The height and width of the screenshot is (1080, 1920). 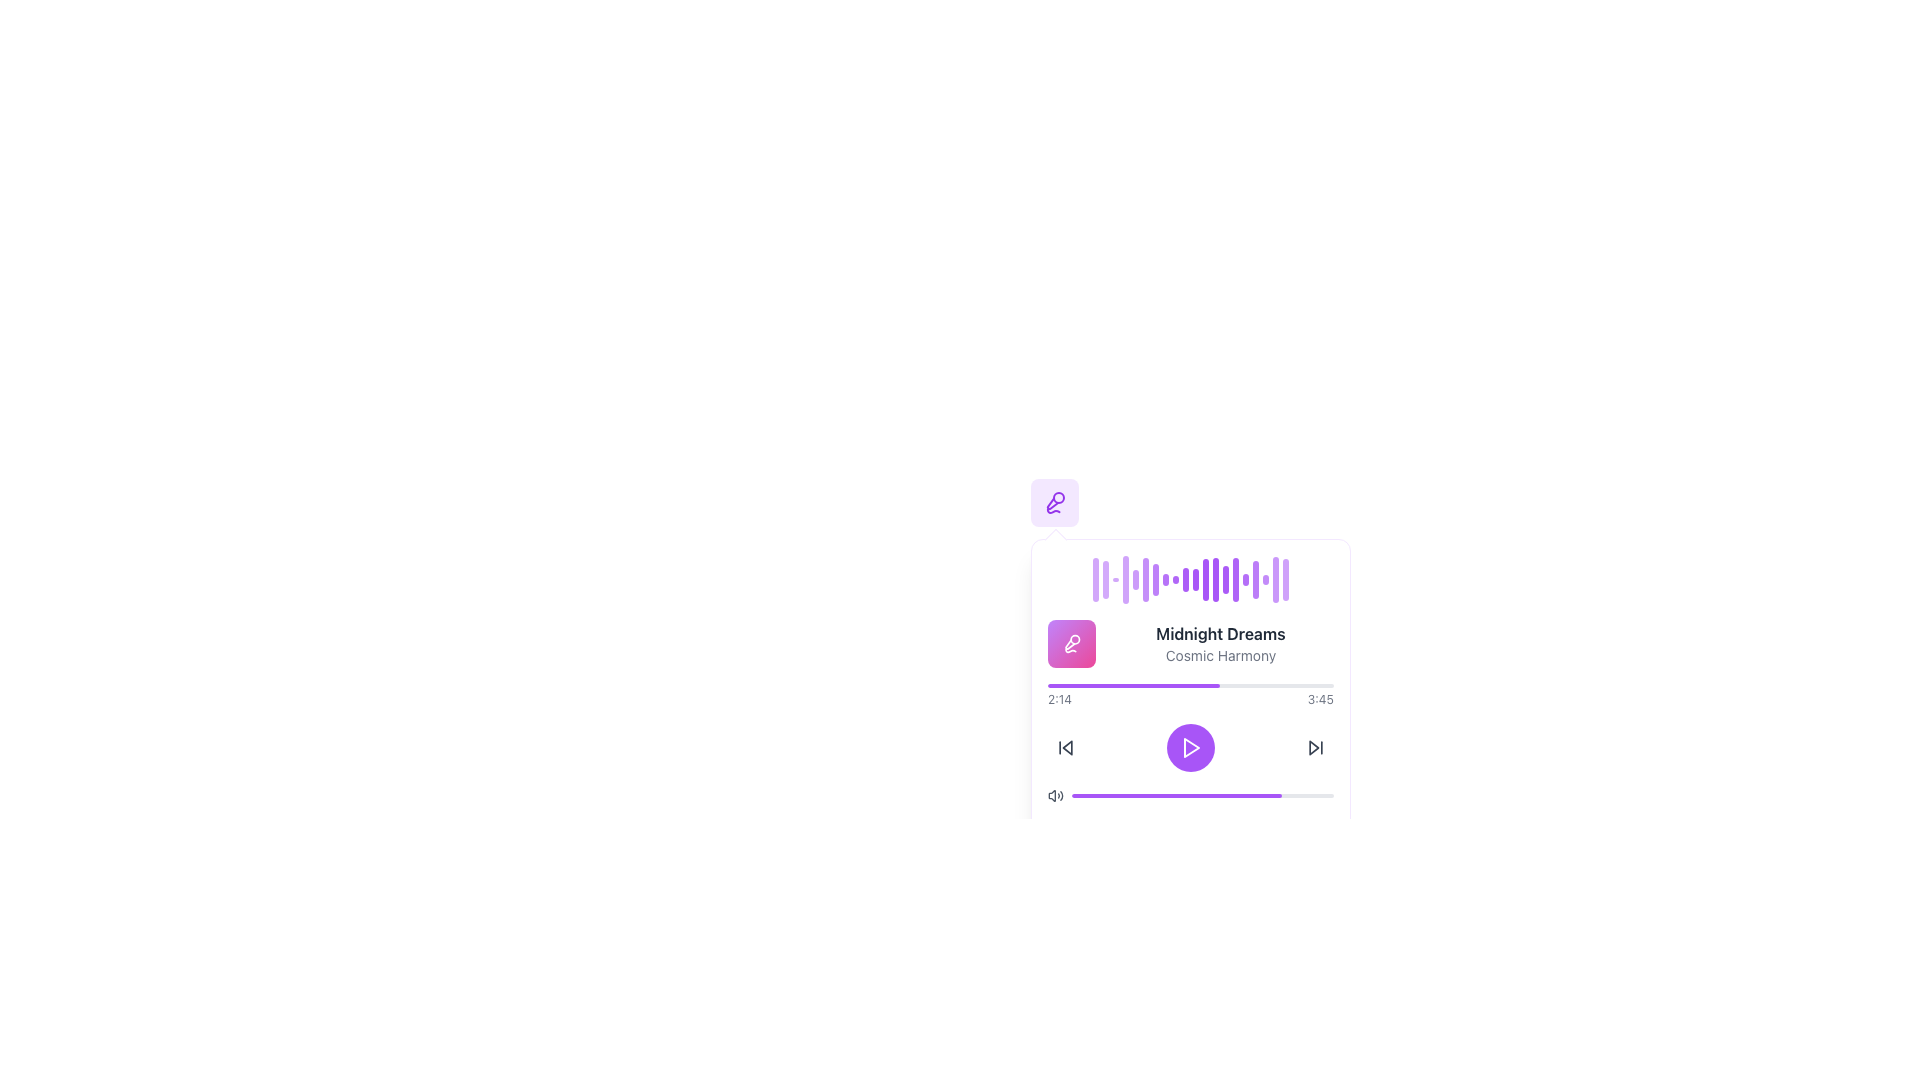 I want to click on the progress bar located at the lower part of the media player interface, which is a thin horizontal bar with a gray background and rounded edges, to interact with it, so click(x=1176, y=794).